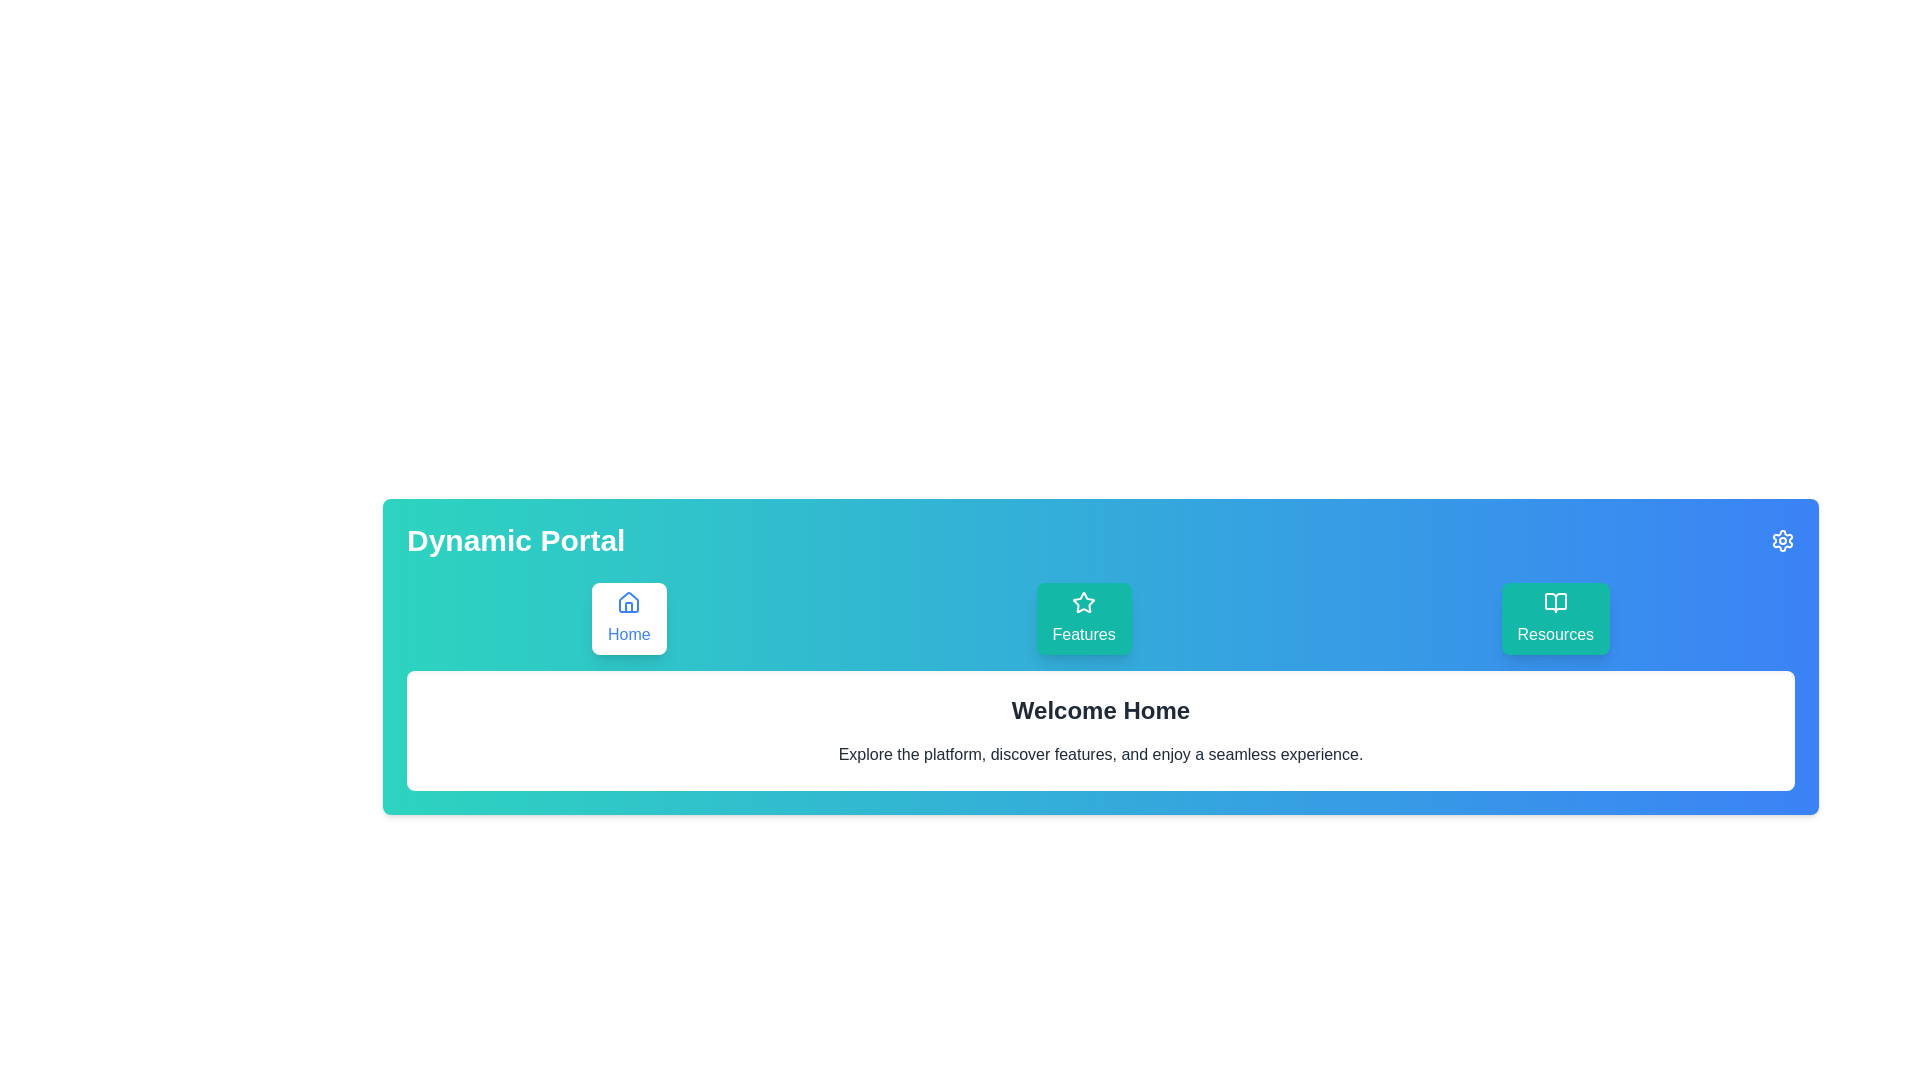 This screenshot has width=1920, height=1080. I want to click on the star-shaped SVG icon representing the 'Features' option in the navigation menu, so click(1083, 601).